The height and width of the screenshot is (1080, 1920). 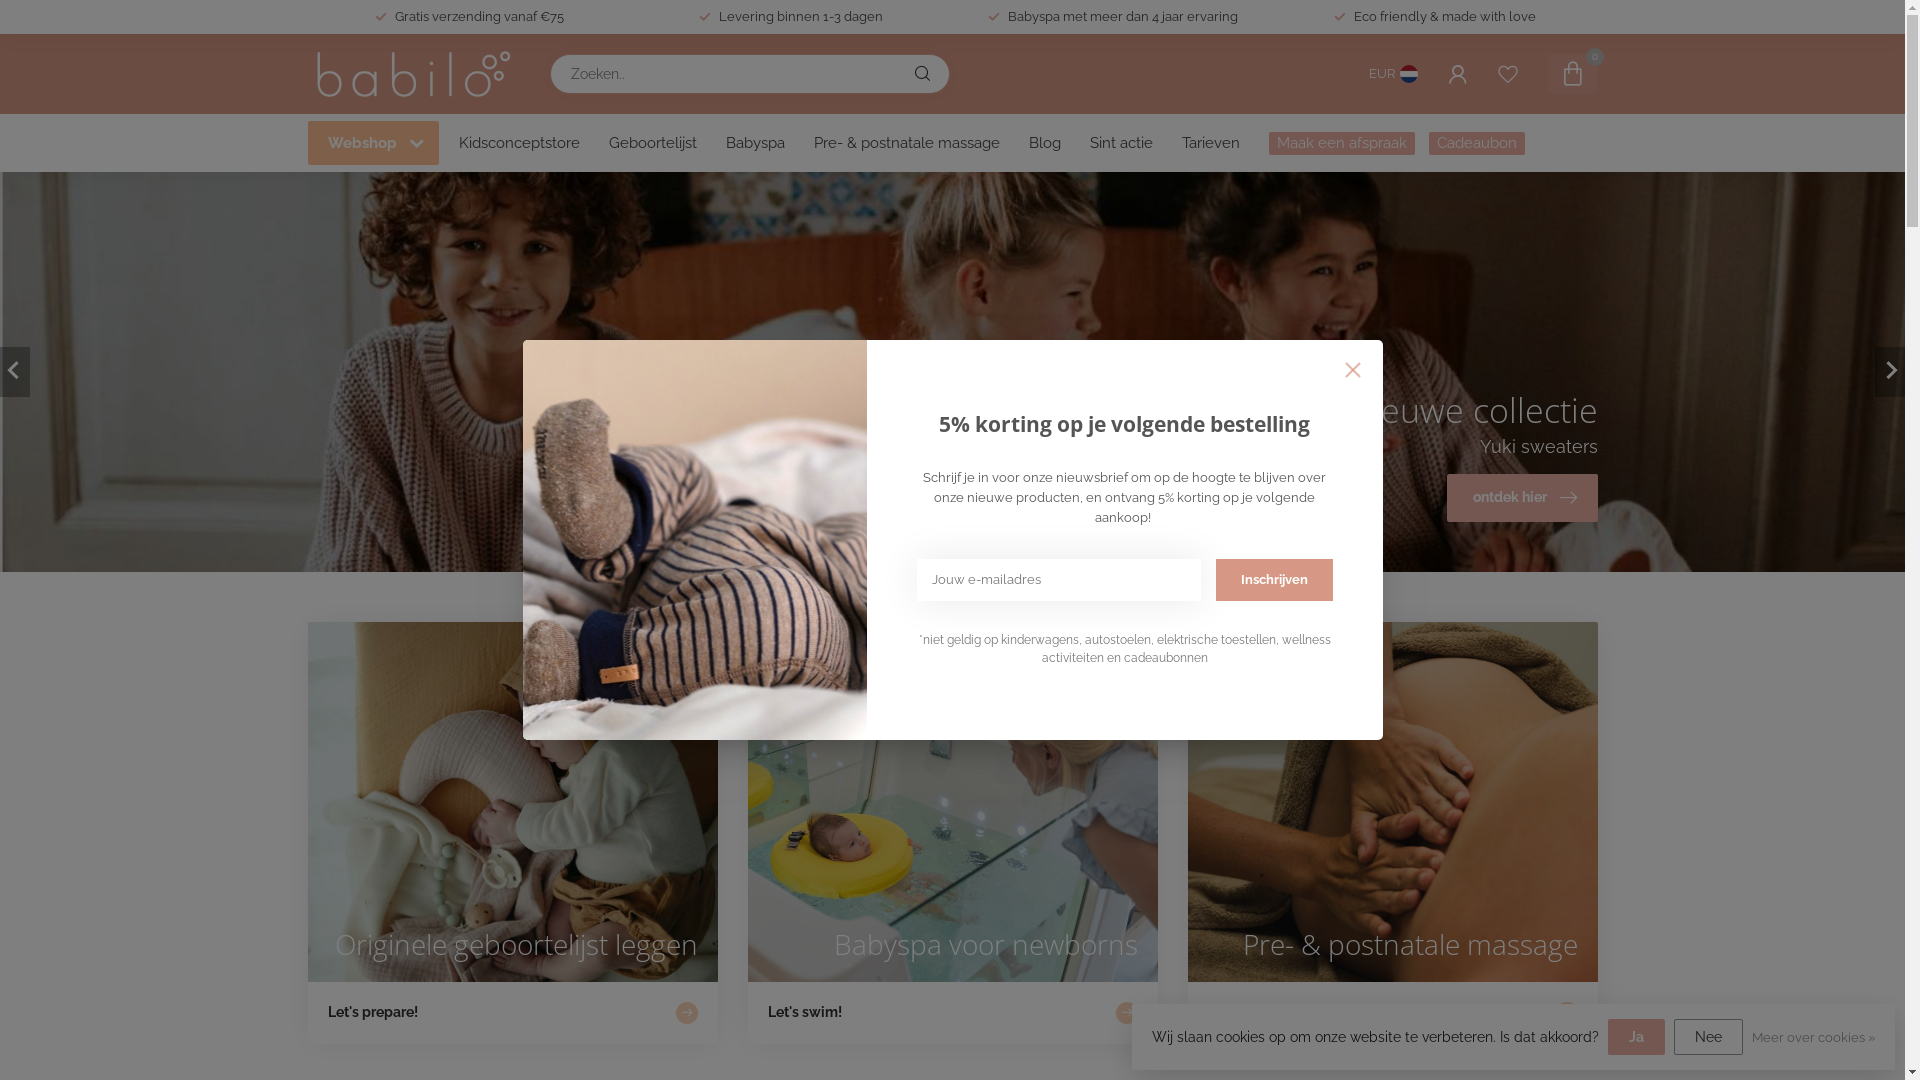 What do you see at coordinates (1121, 141) in the screenshot?
I see `'Sint actie'` at bounding box center [1121, 141].